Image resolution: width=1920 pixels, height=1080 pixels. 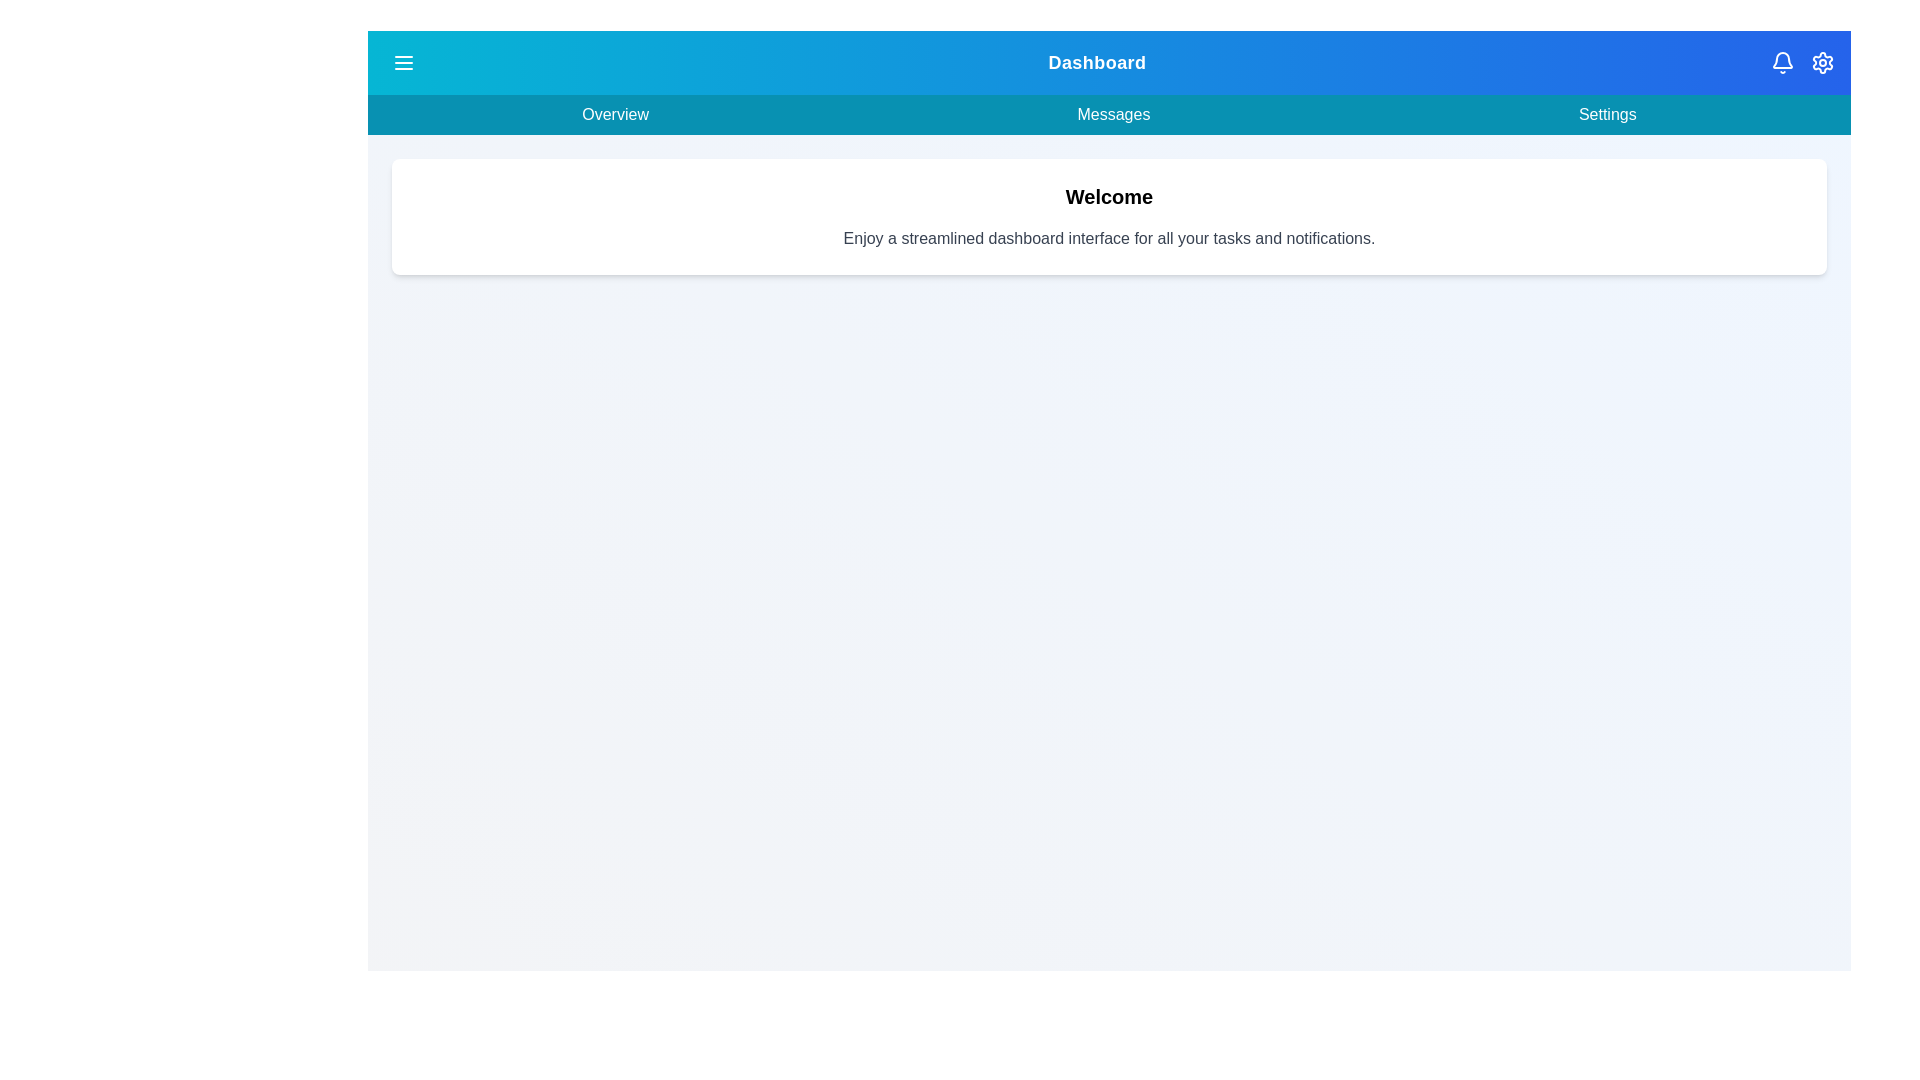 I want to click on the overview_tab to inspect its behavior, so click(x=613, y=115).